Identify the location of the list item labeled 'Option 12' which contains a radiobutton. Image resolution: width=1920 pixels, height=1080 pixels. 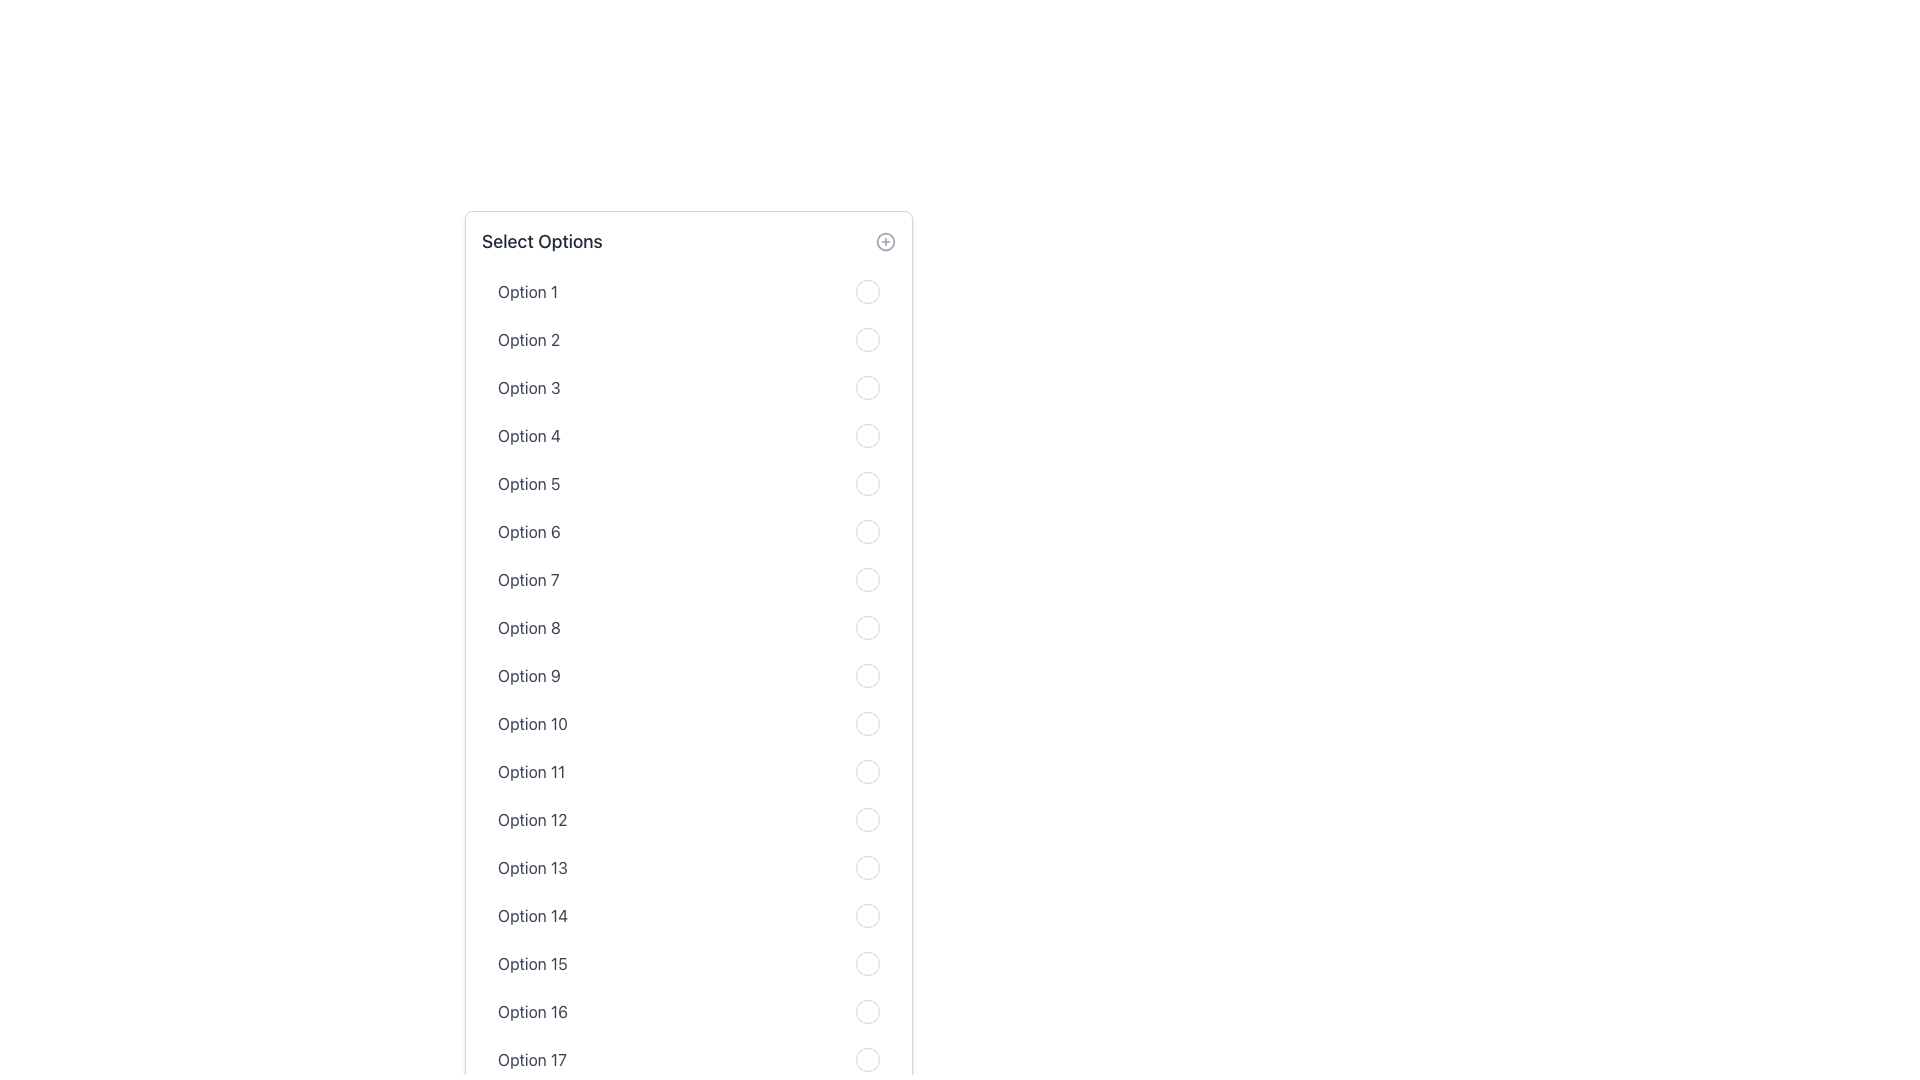
(689, 820).